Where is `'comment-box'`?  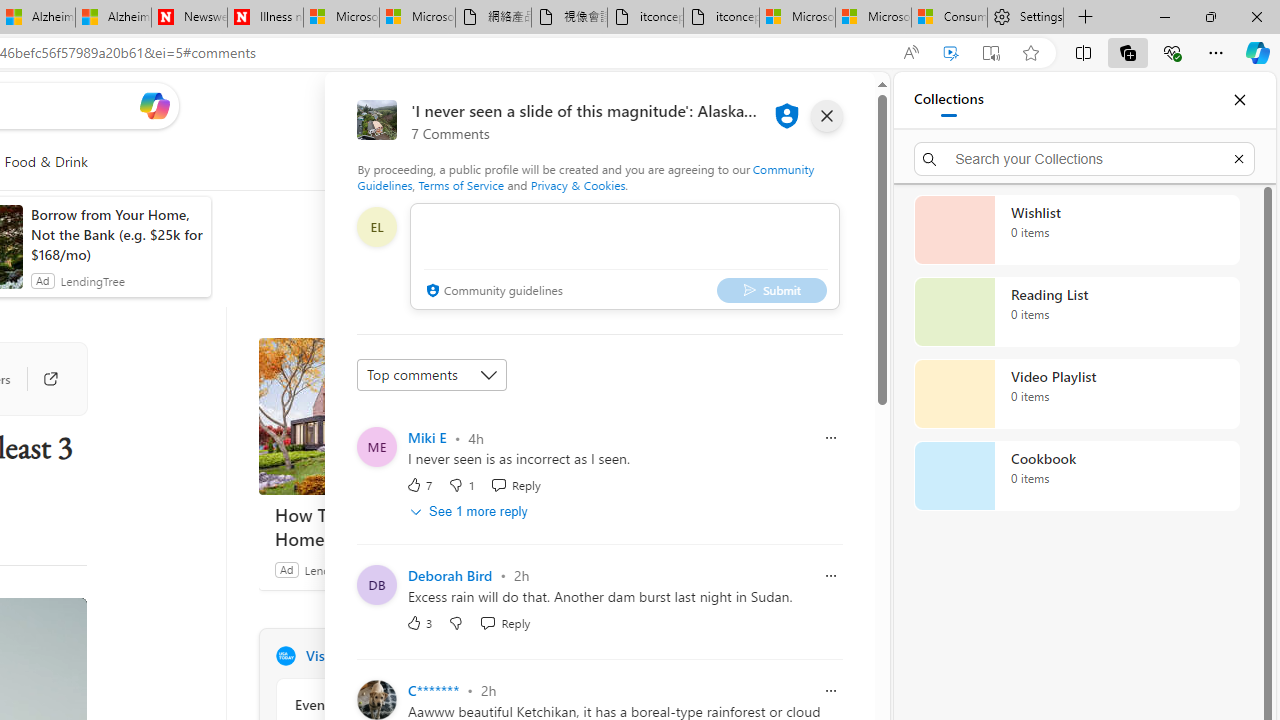 'comment-box' is located at coordinates (623, 255).